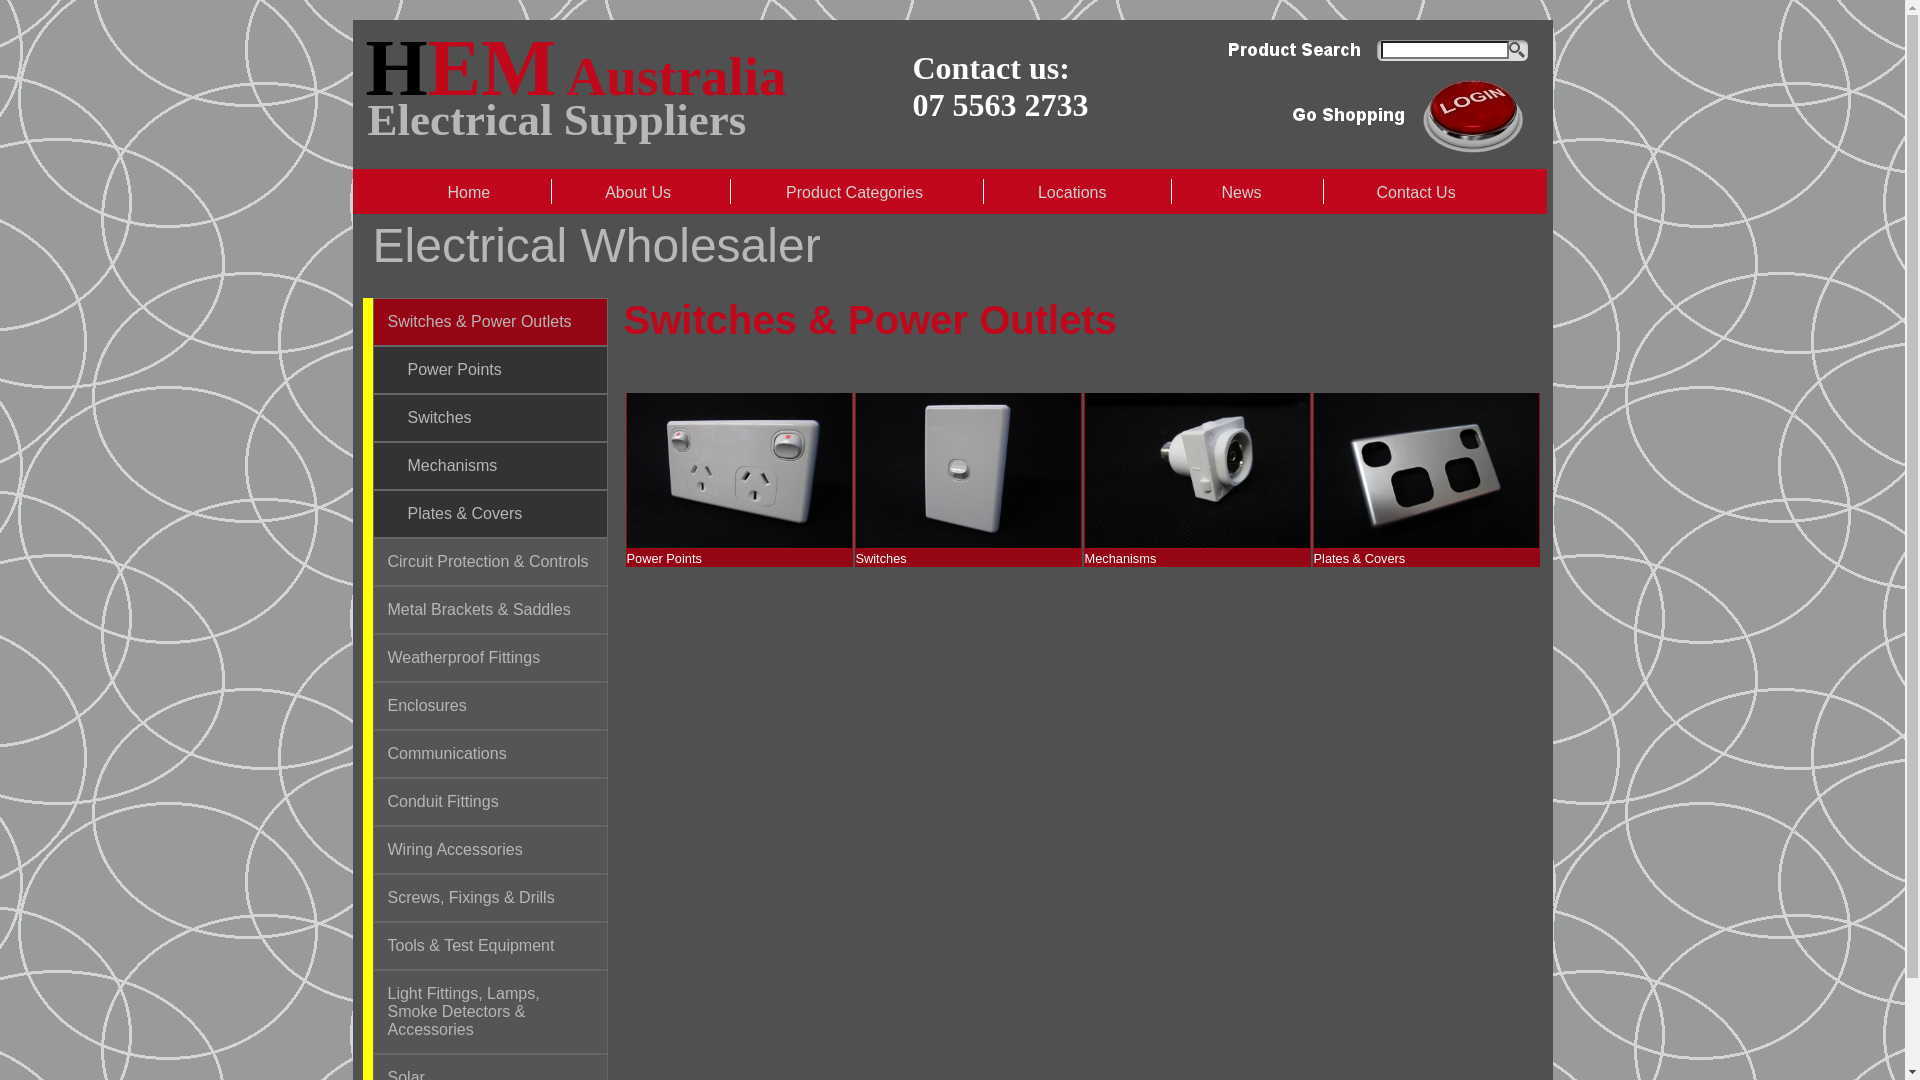 The width and height of the screenshot is (1920, 1080). Describe the element at coordinates (1242, 192) in the screenshot. I see `'News'` at that location.